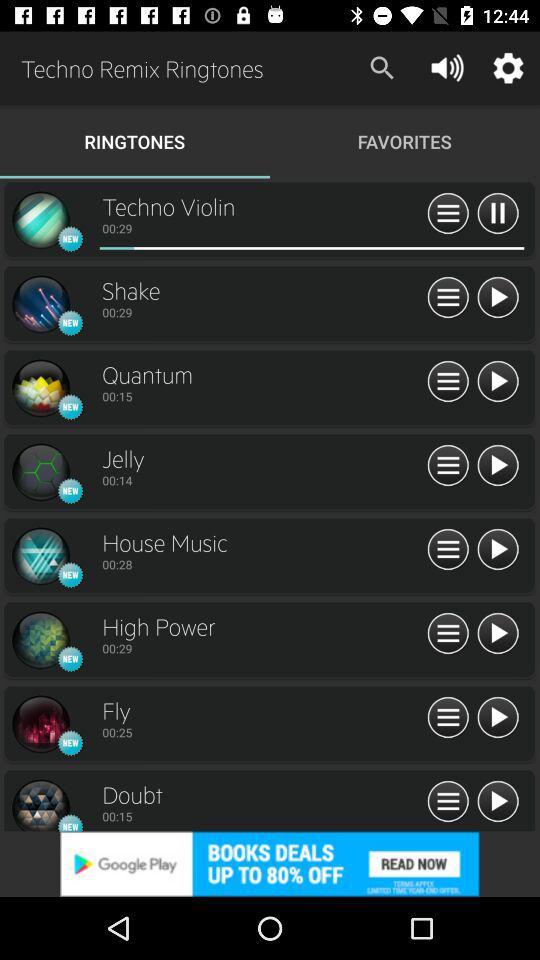  I want to click on plays the ringtone, so click(496, 381).